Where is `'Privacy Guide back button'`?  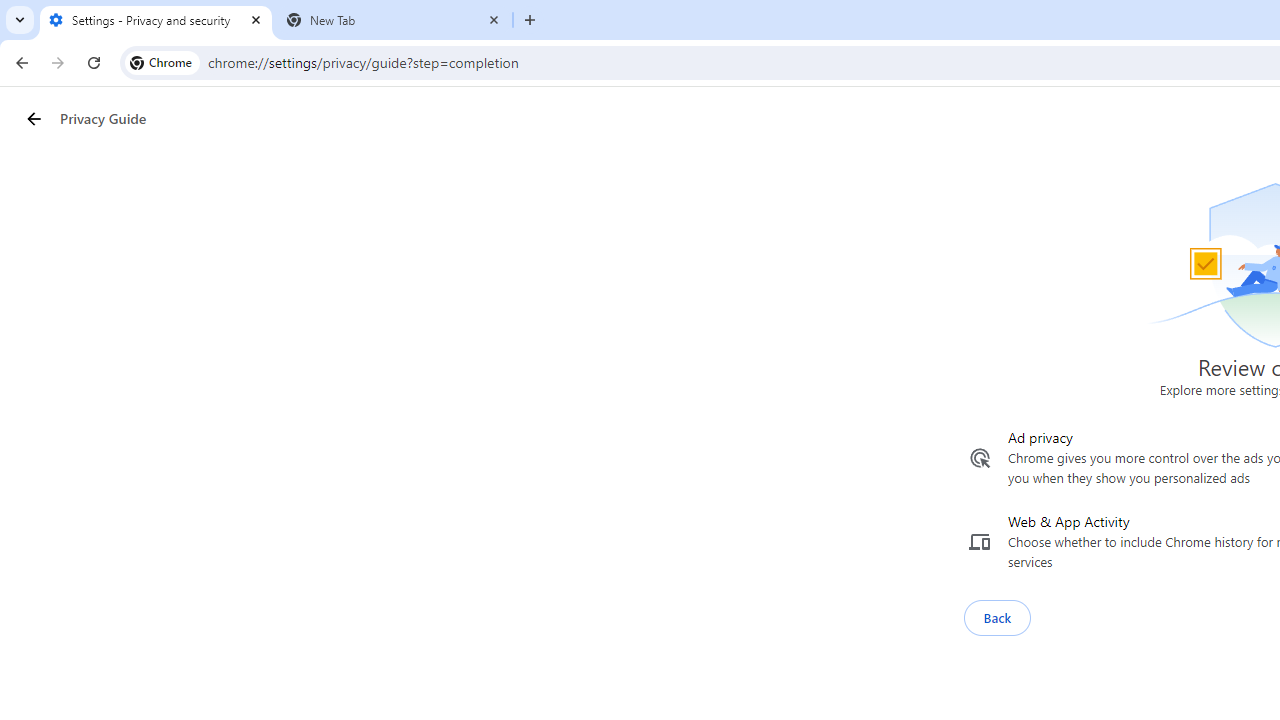
'Privacy Guide back button' is located at coordinates (33, 119).